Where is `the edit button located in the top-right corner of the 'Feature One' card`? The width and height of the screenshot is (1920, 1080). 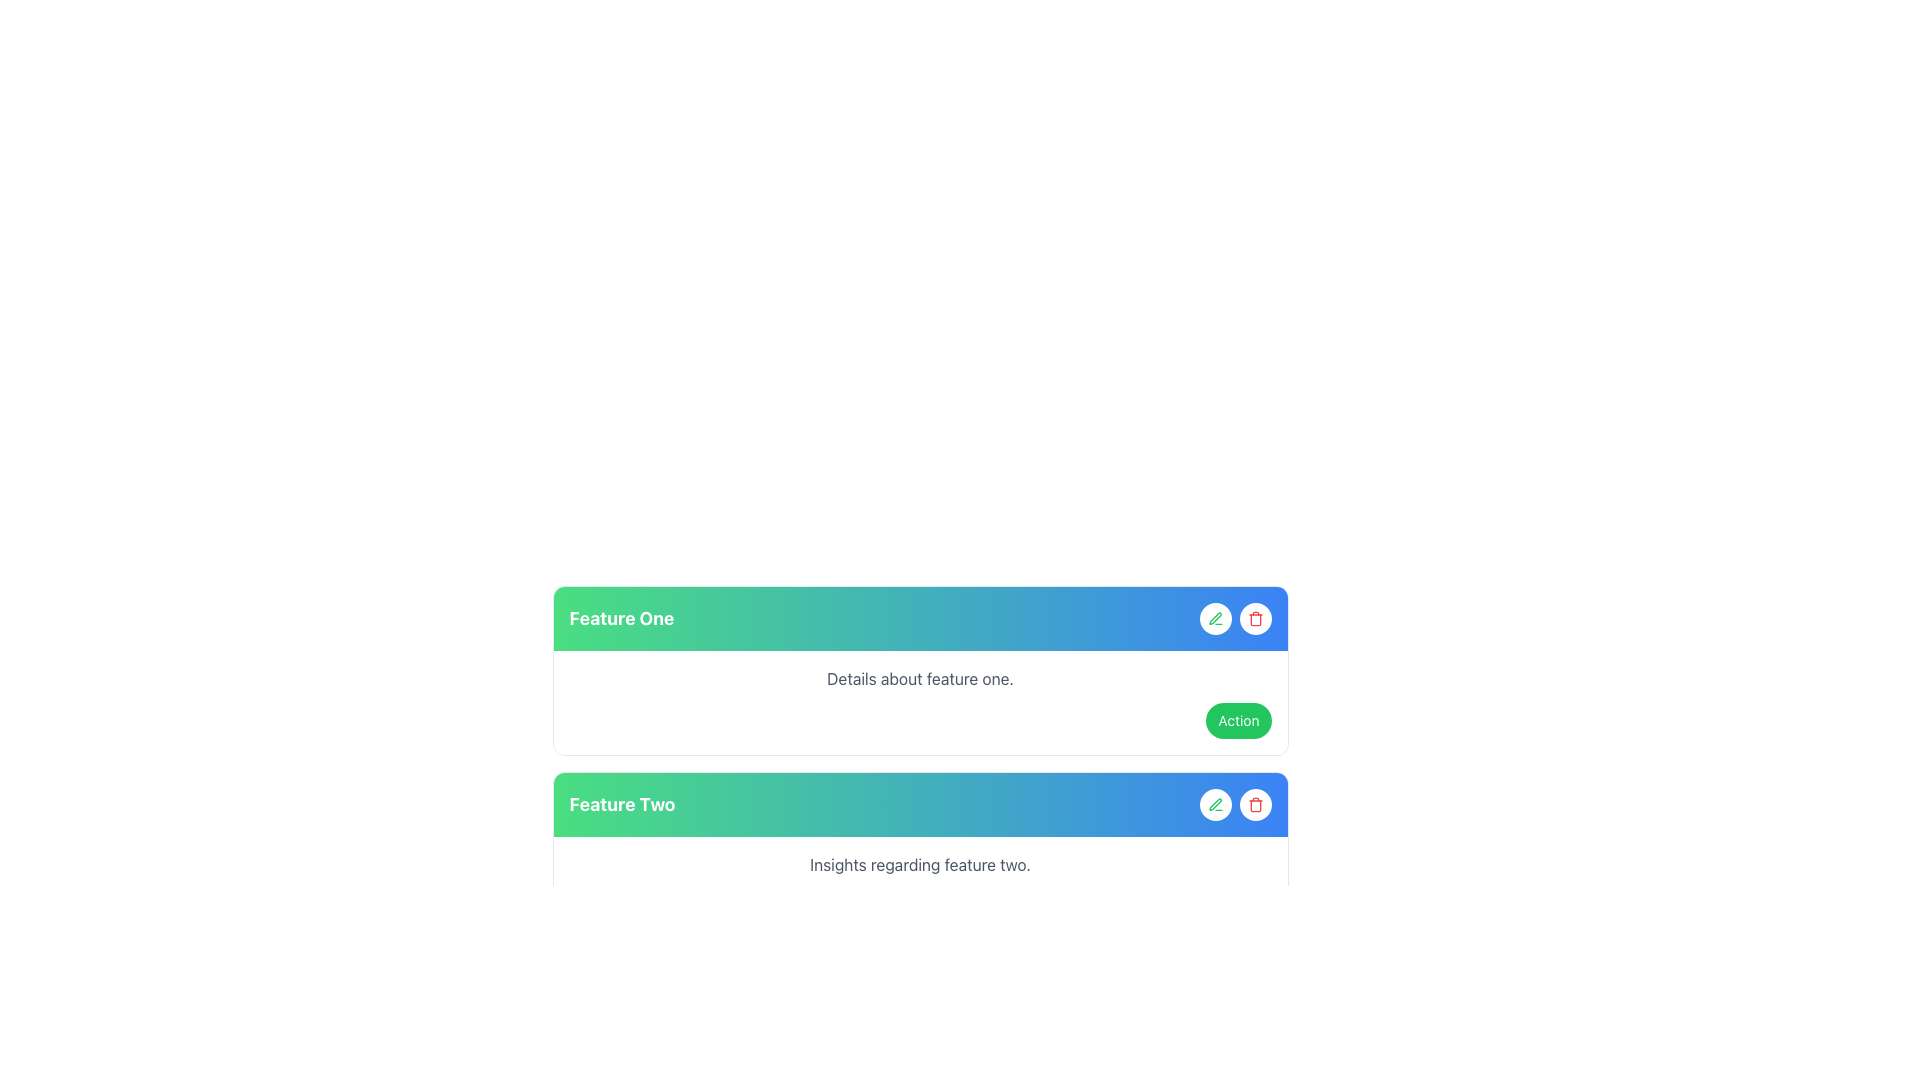
the edit button located in the top-right corner of the 'Feature One' card is located at coordinates (1214, 617).